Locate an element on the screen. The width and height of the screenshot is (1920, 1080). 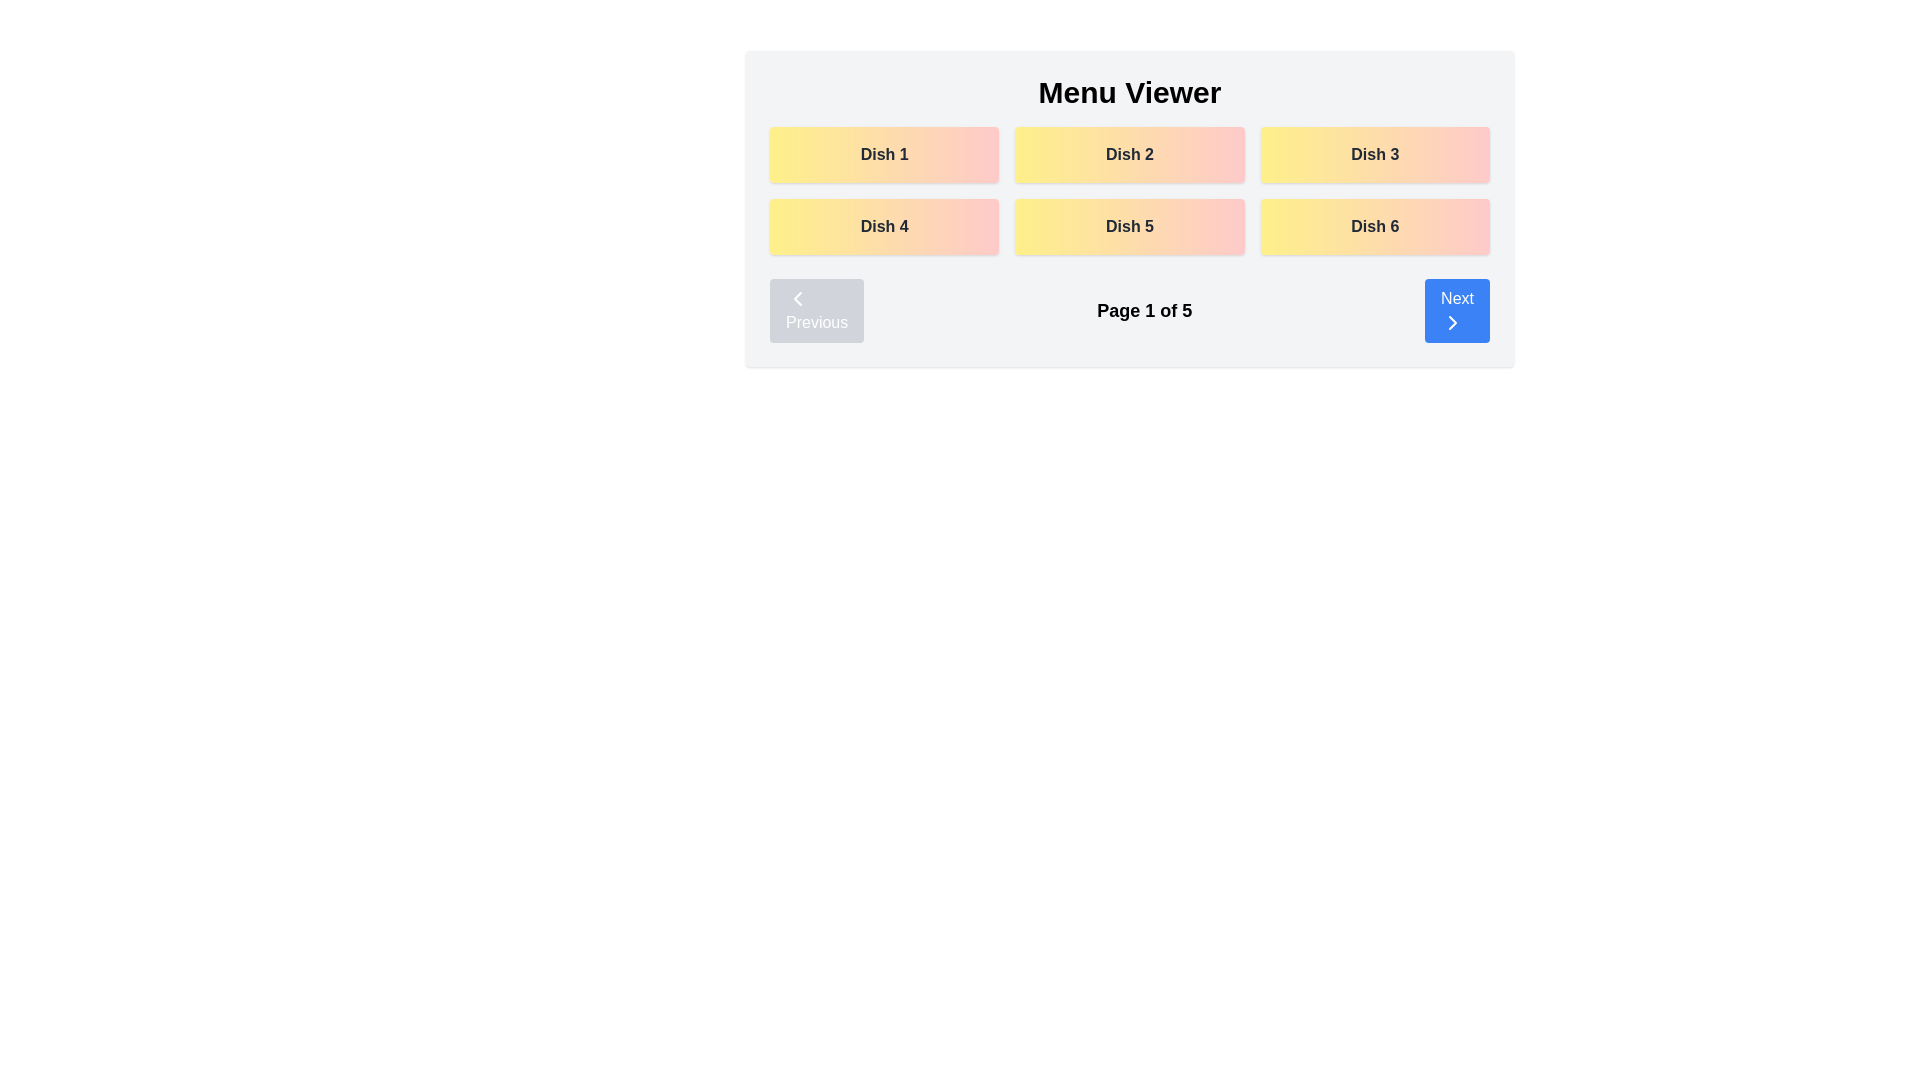
the 'Next' button, which is visually distinct with a blue background and white text is located at coordinates (1453, 322).